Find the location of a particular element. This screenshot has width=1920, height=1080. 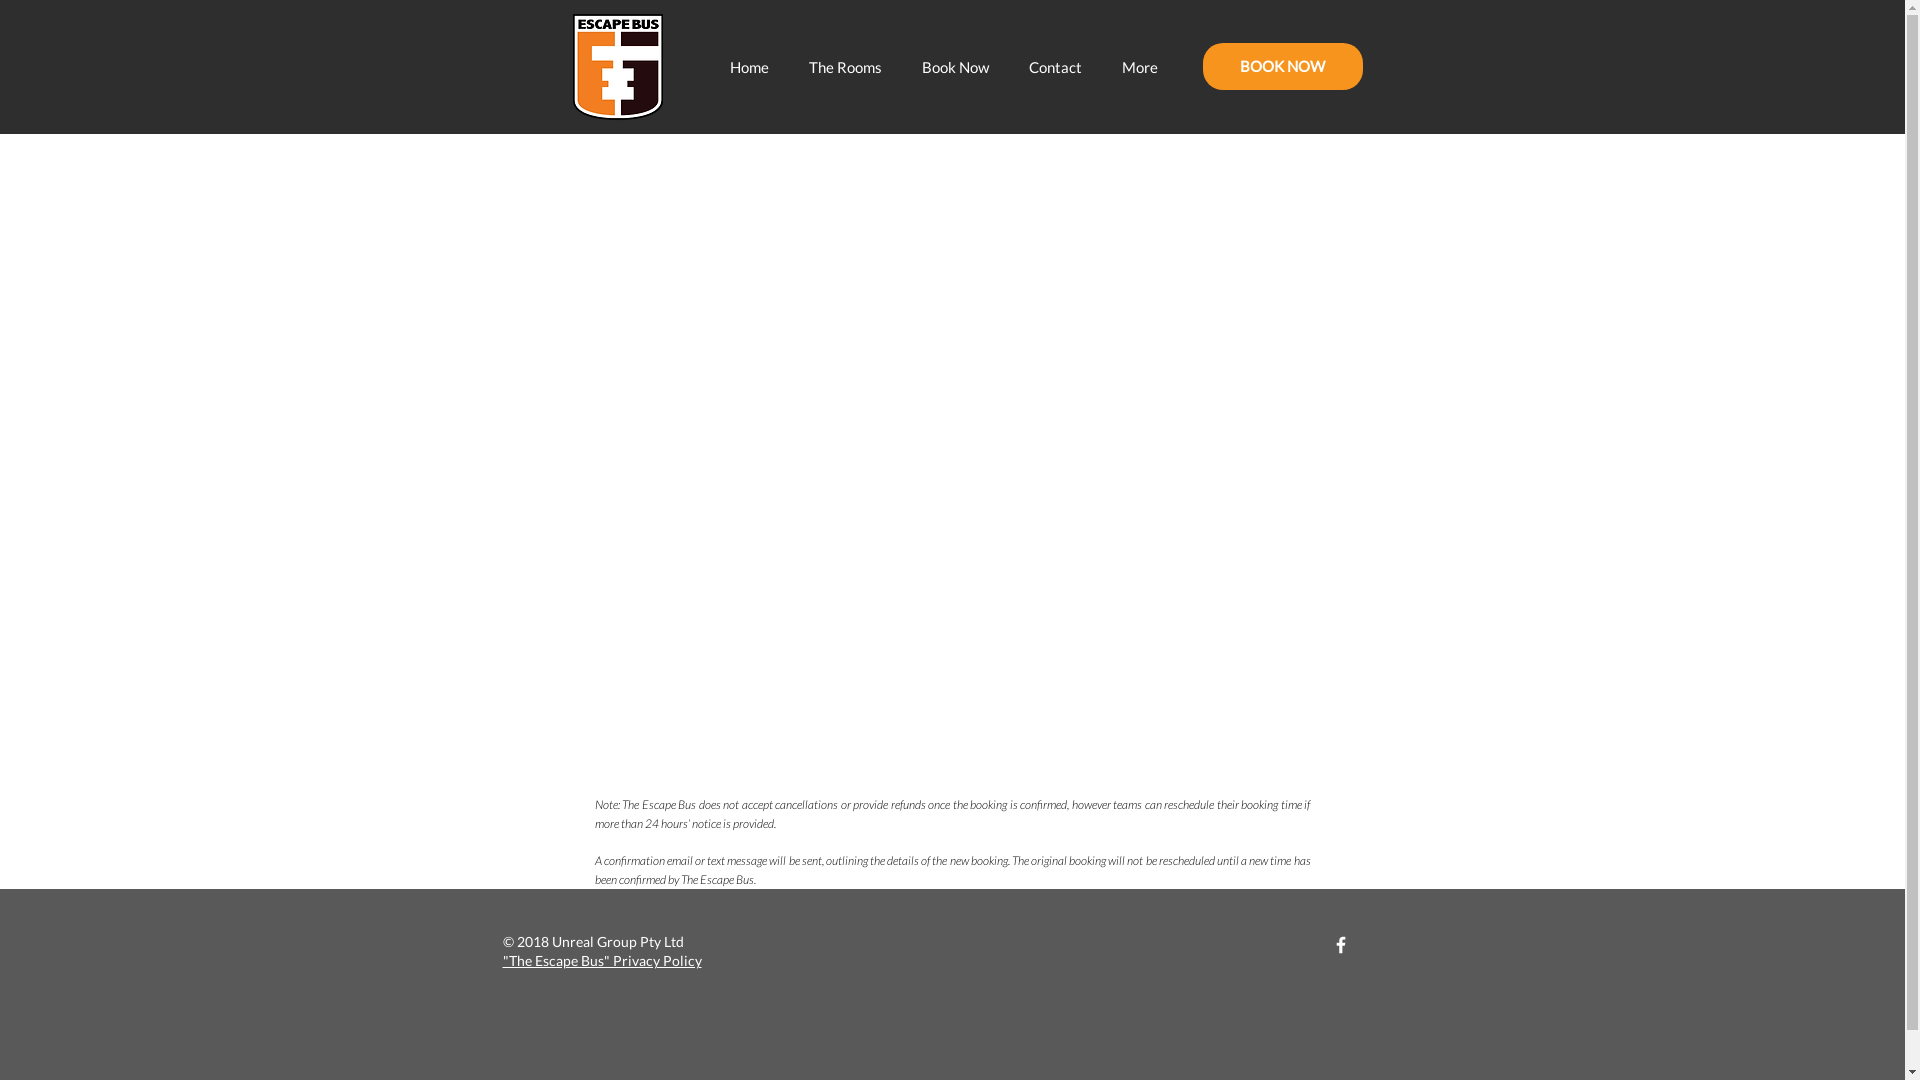

'Contact' is located at coordinates (1053, 65).